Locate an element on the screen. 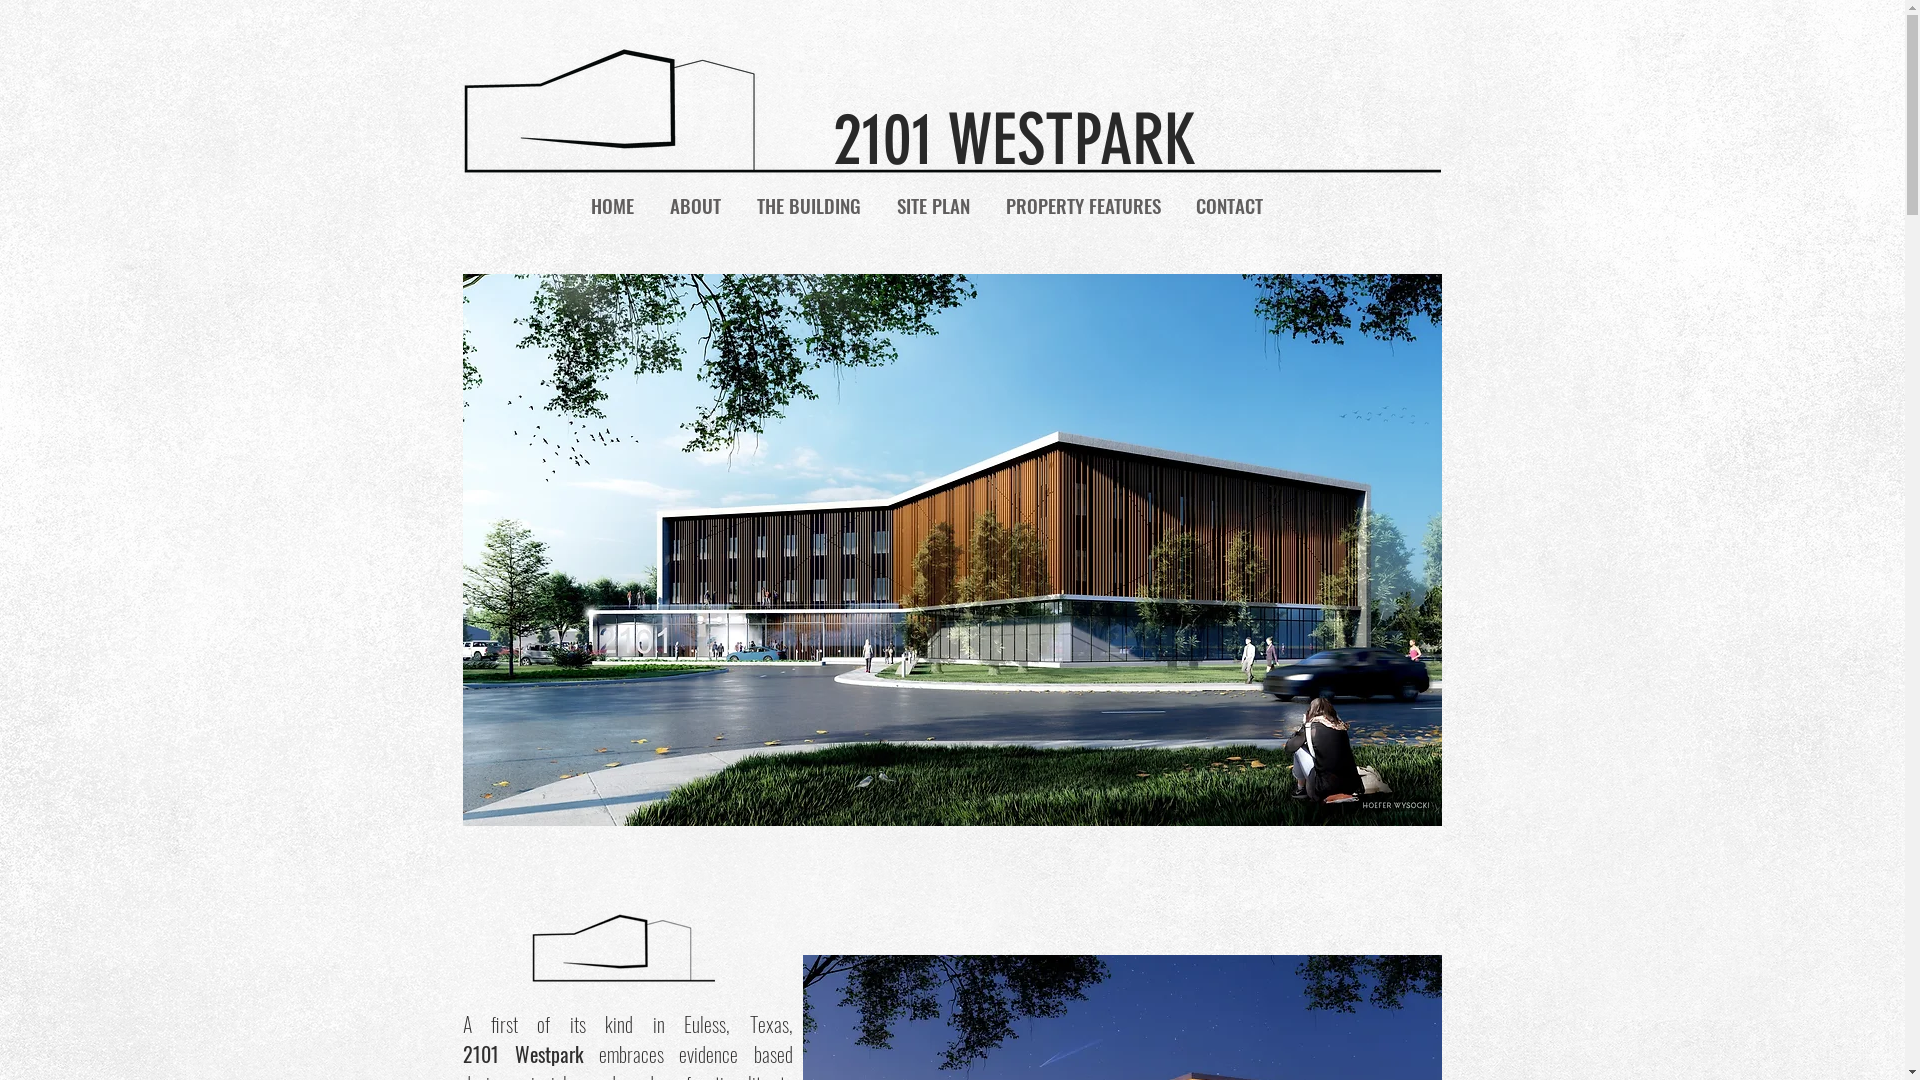  'PROPERTY FEATURES' is located at coordinates (1082, 204).